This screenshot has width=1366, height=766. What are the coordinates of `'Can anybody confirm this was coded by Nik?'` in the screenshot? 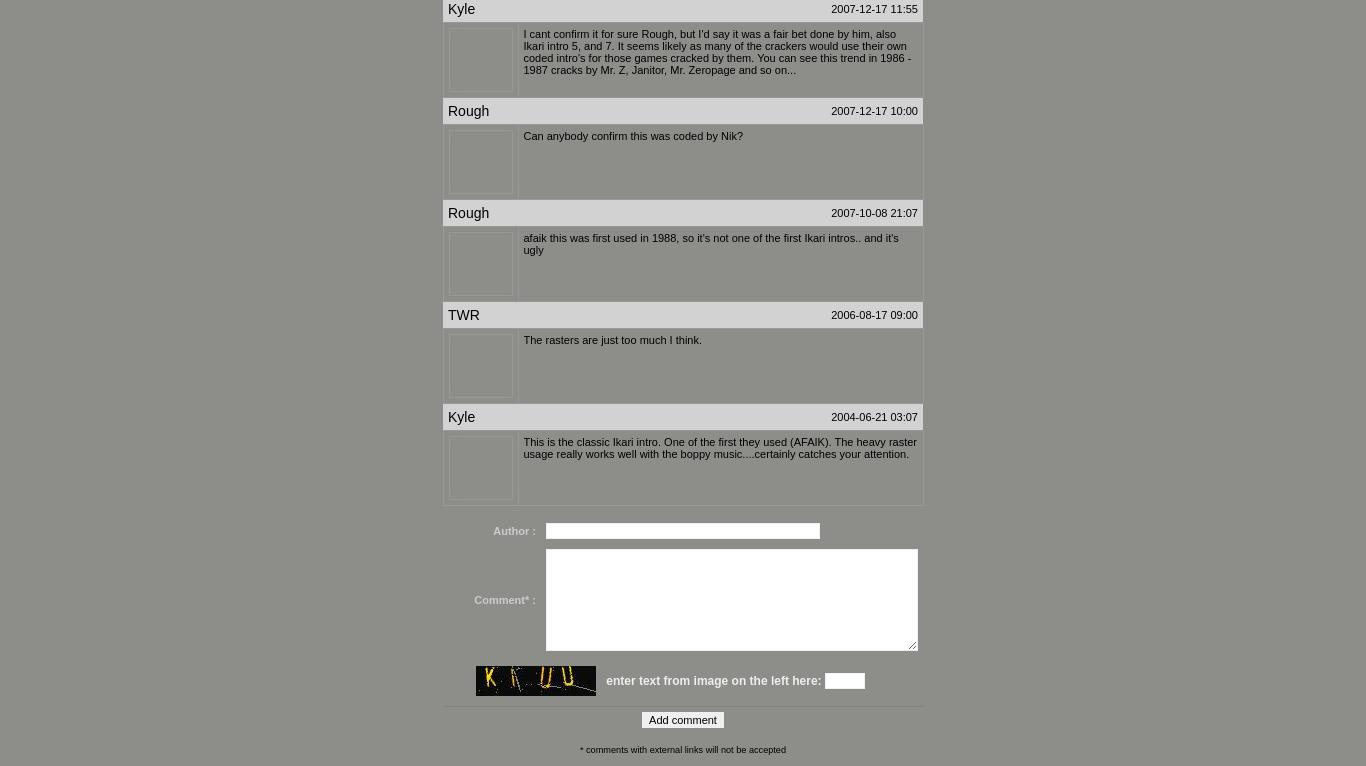 It's located at (632, 135).